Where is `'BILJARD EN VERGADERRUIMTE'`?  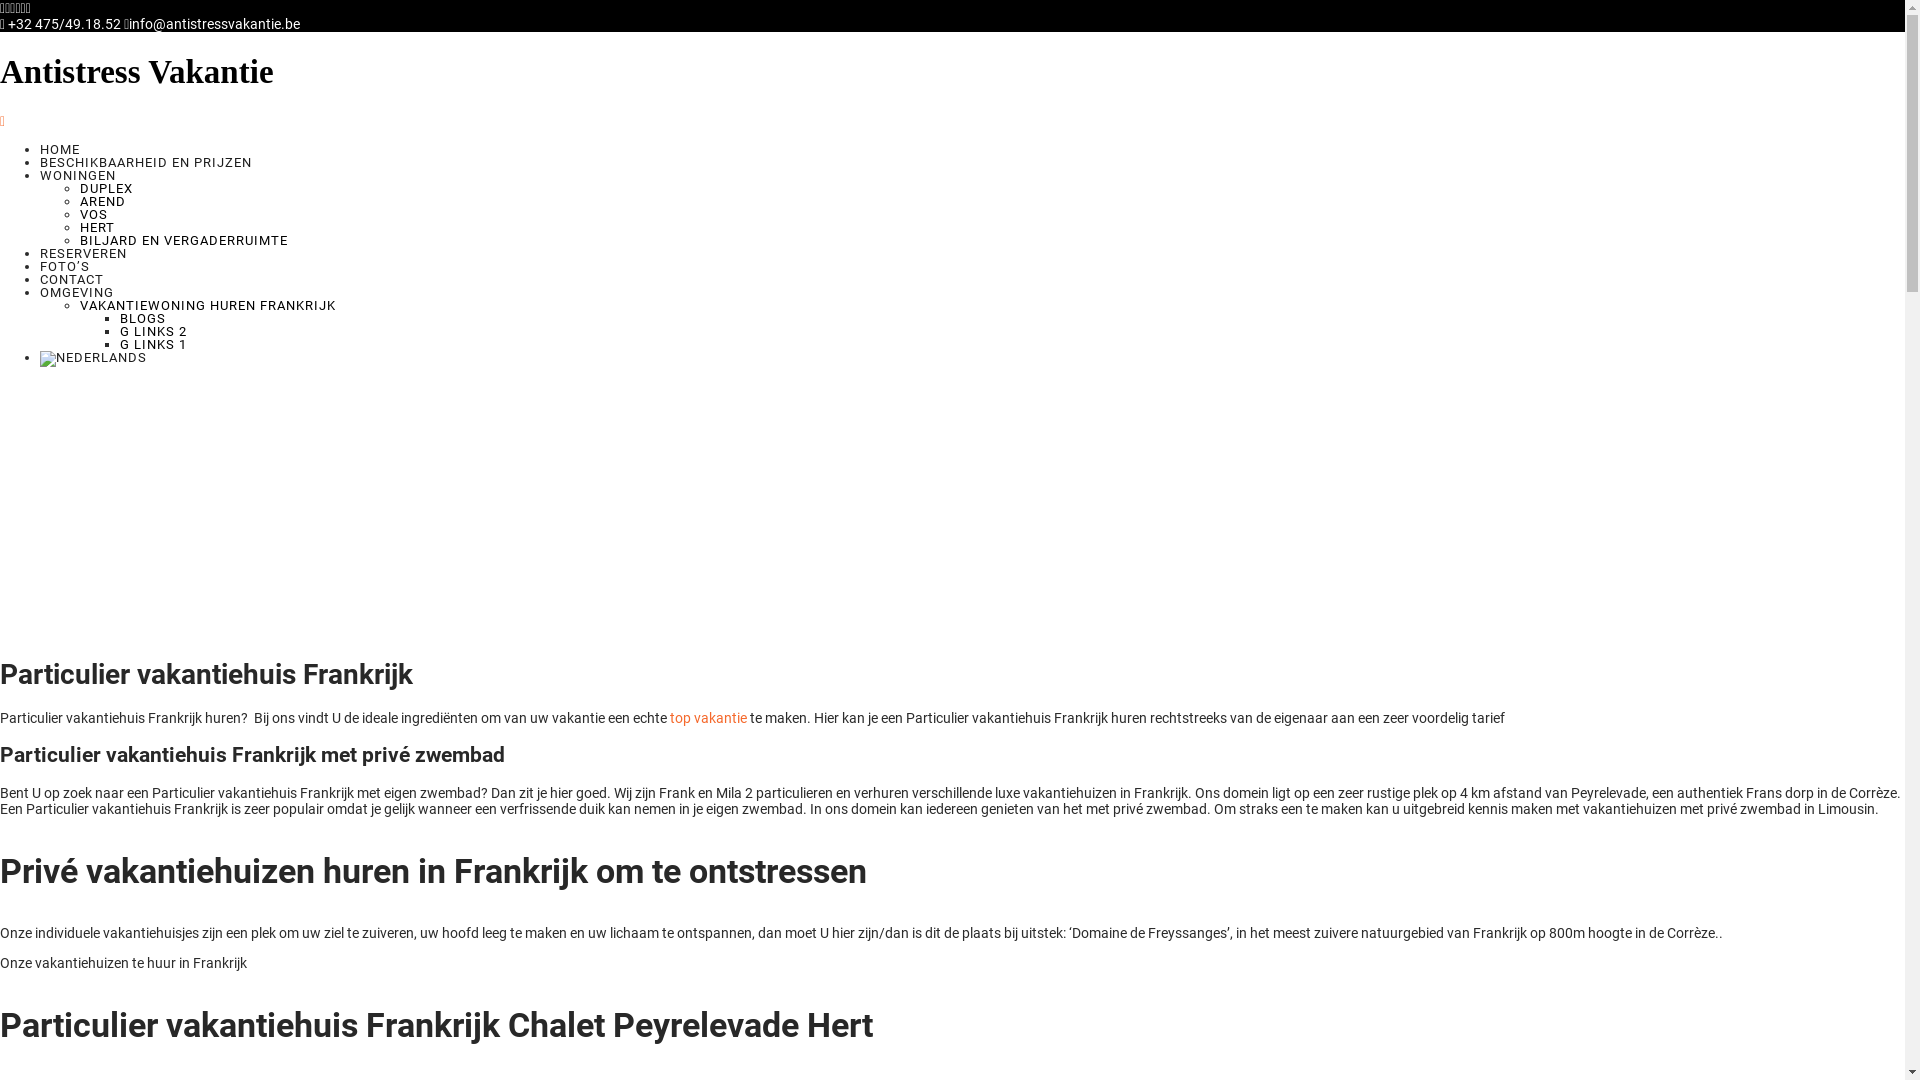 'BILJARD EN VERGADERRUIMTE' is located at coordinates (183, 239).